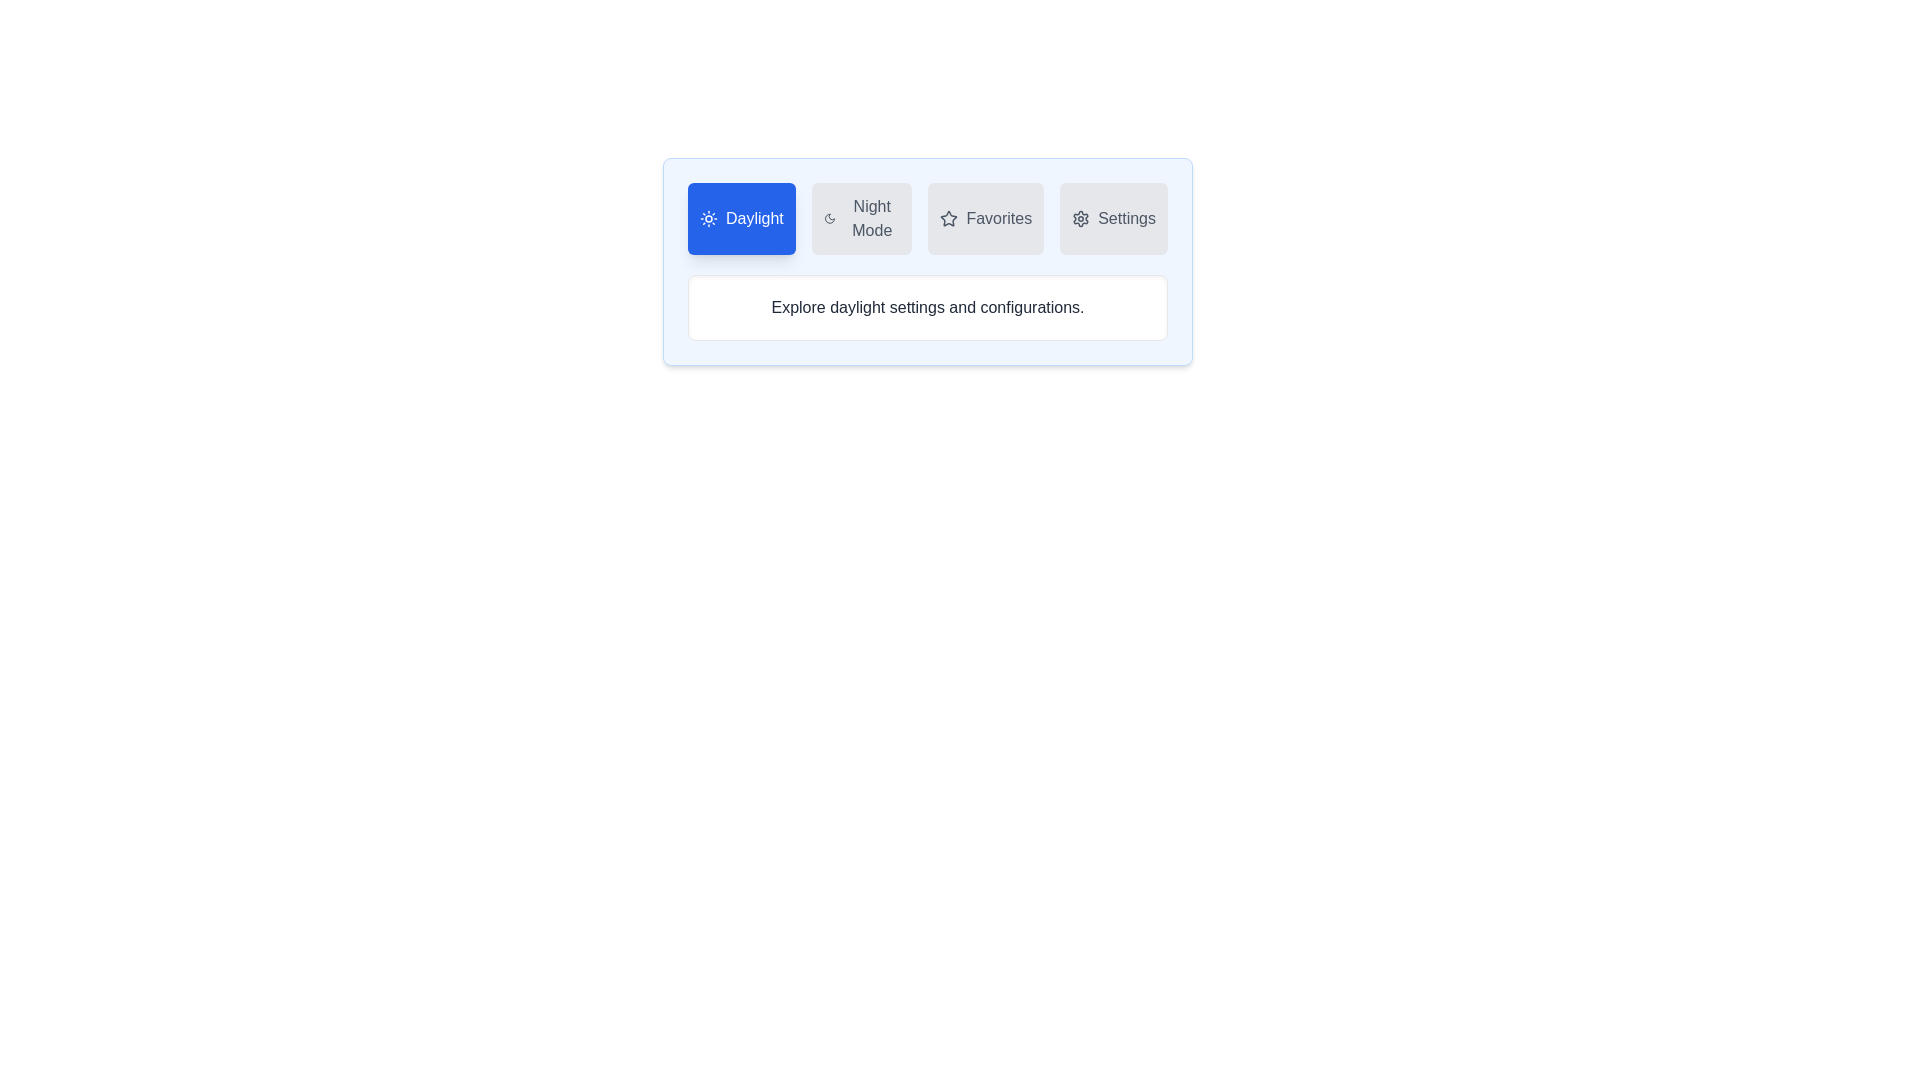 The image size is (1920, 1080). What do you see at coordinates (986, 219) in the screenshot?
I see `the Favorites tab to observe hover effects` at bounding box center [986, 219].